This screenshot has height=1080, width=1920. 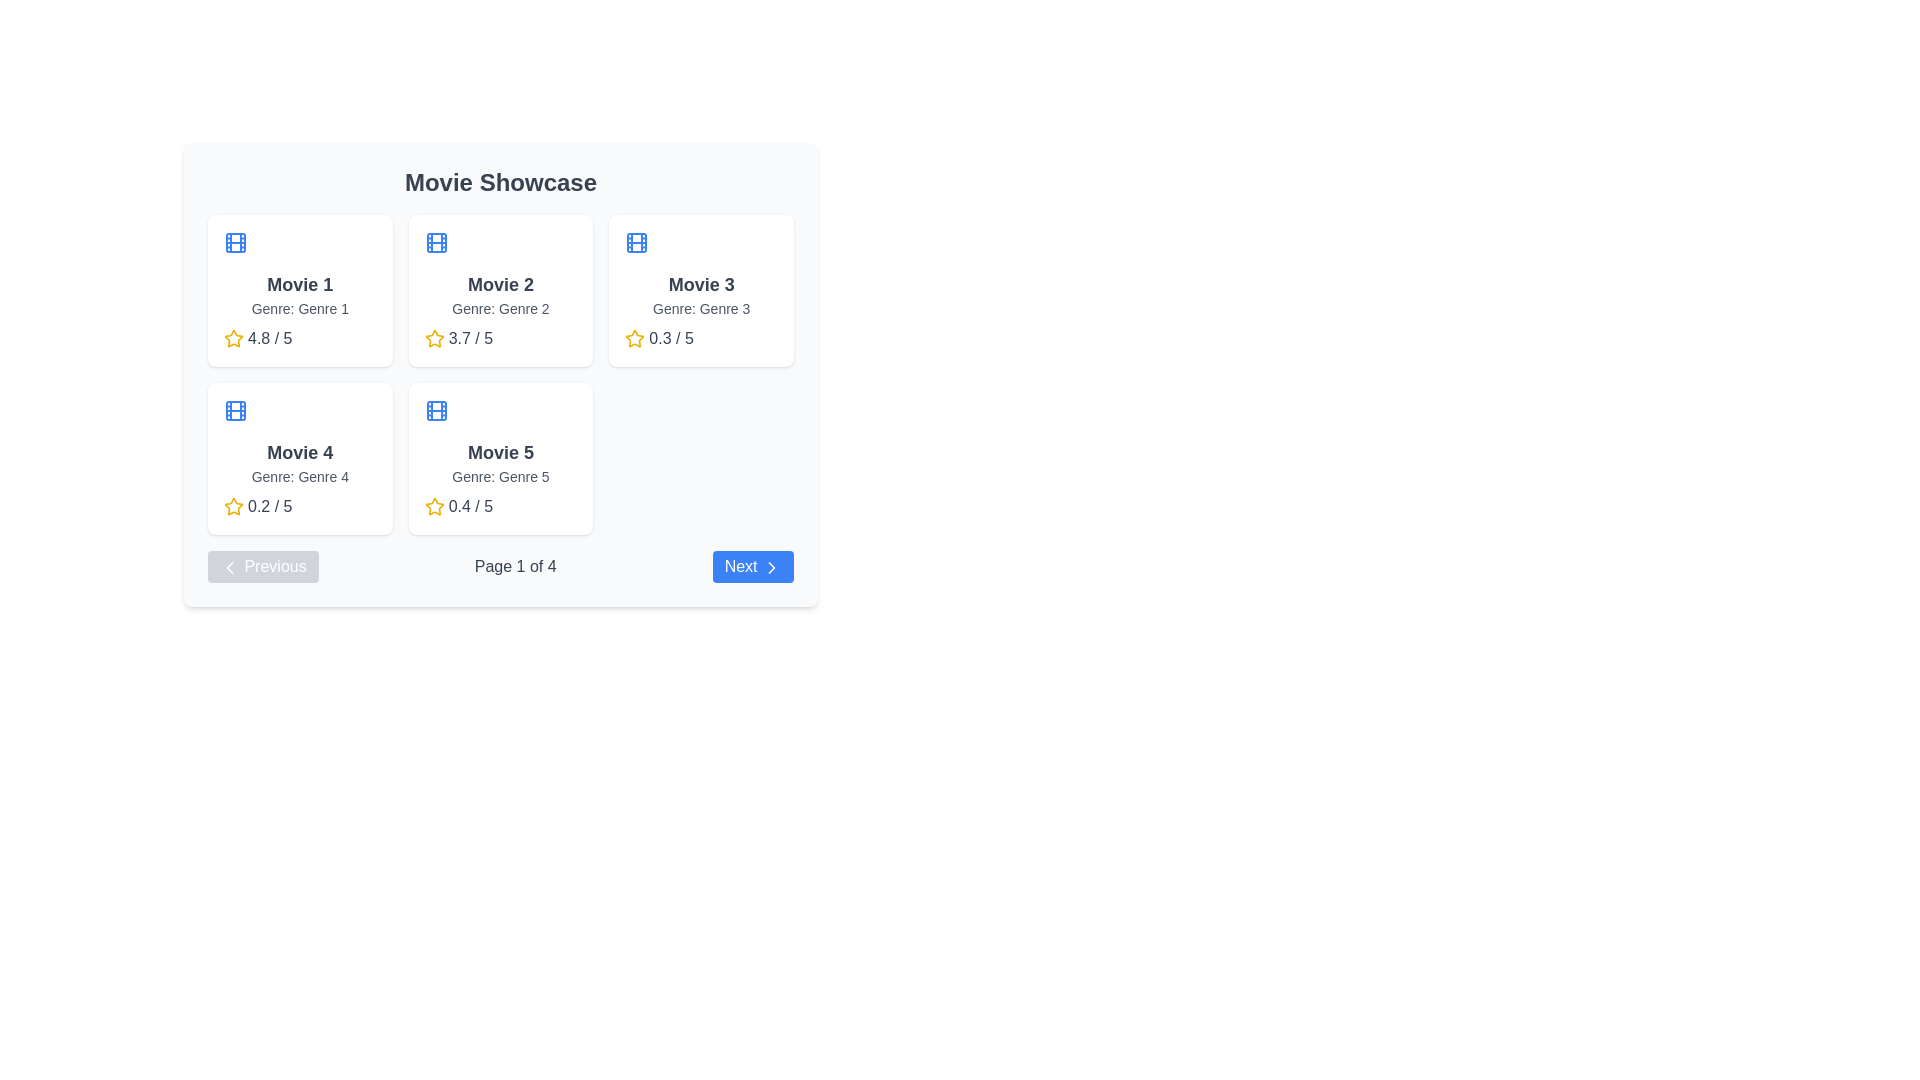 What do you see at coordinates (500, 477) in the screenshot?
I see `genre information displayed as 'Genre: Genre 5' located in the card layout beneath the title 'Movie 5'` at bounding box center [500, 477].